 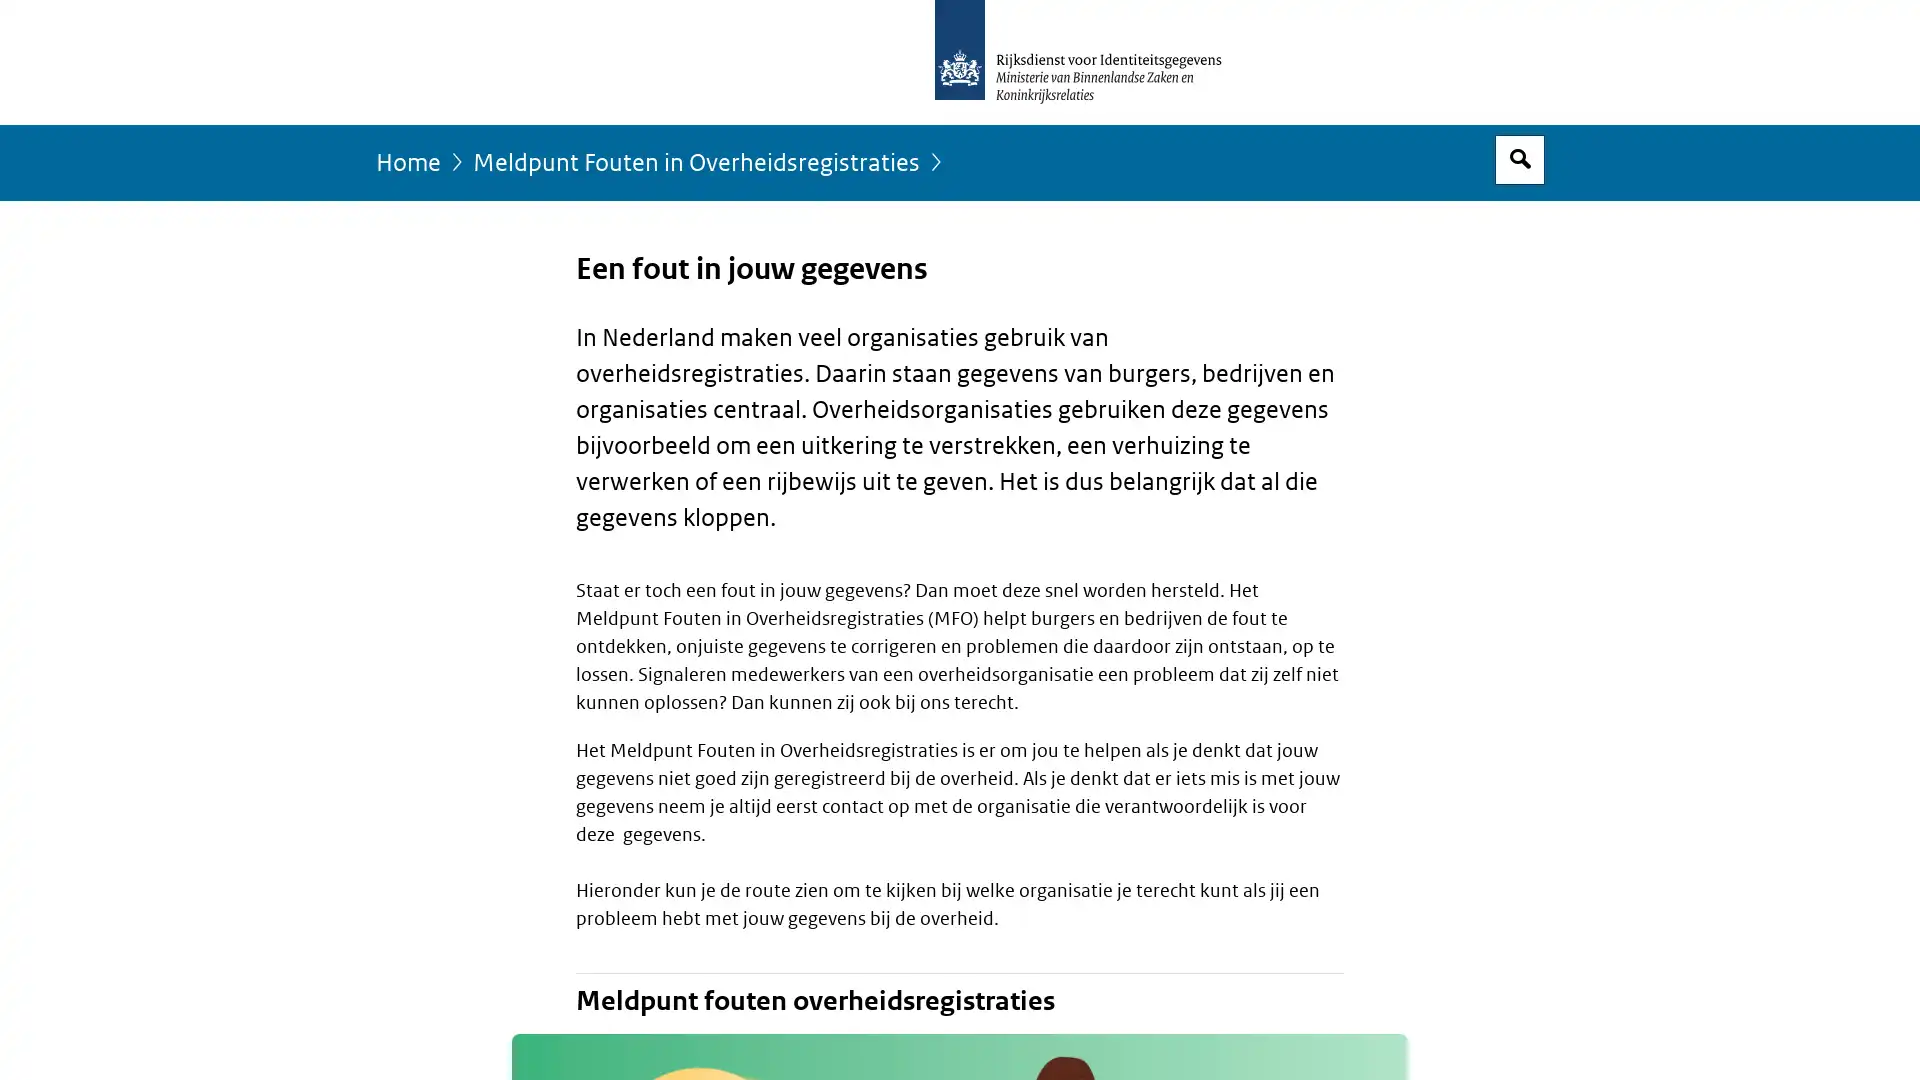 I want to click on Open zoekveld, so click(x=1520, y=158).